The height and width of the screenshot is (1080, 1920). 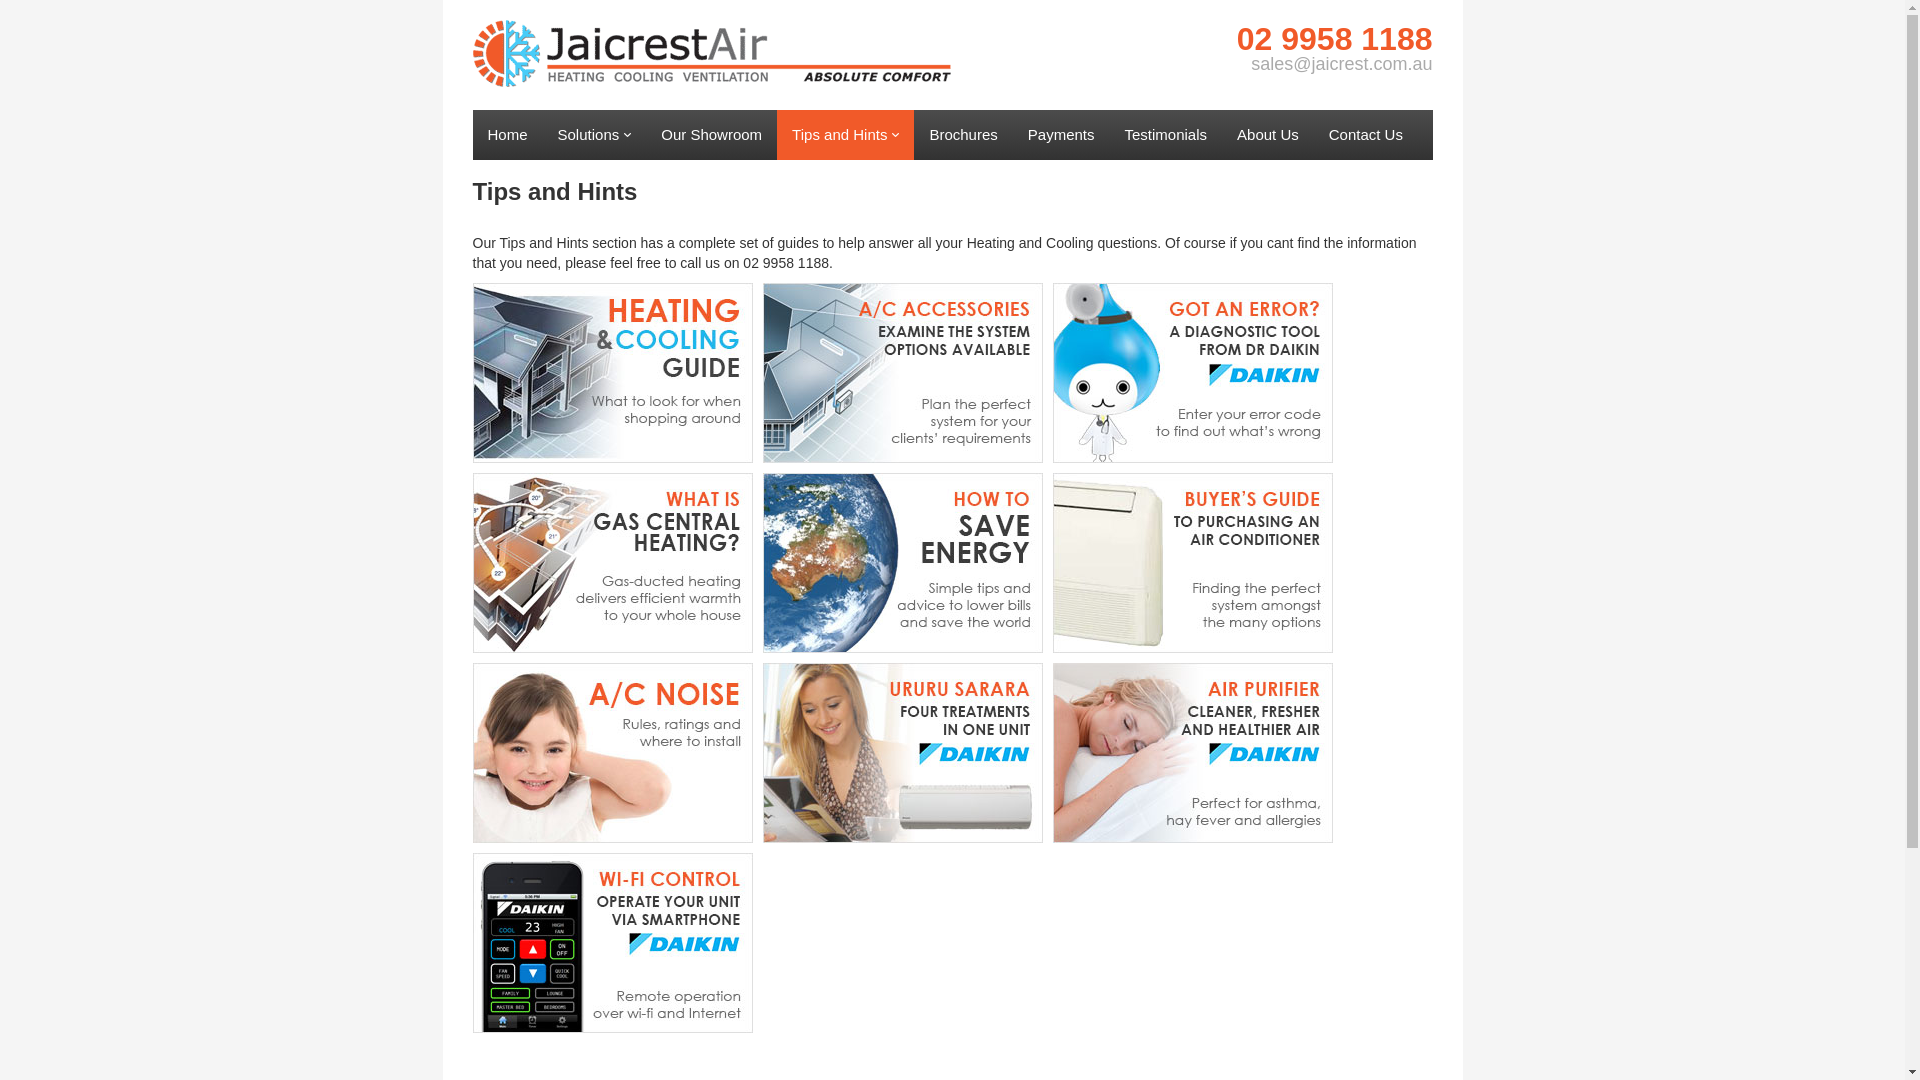 What do you see at coordinates (594, 135) in the screenshot?
I see `'Solutions'` at bounding box center [594, 135].